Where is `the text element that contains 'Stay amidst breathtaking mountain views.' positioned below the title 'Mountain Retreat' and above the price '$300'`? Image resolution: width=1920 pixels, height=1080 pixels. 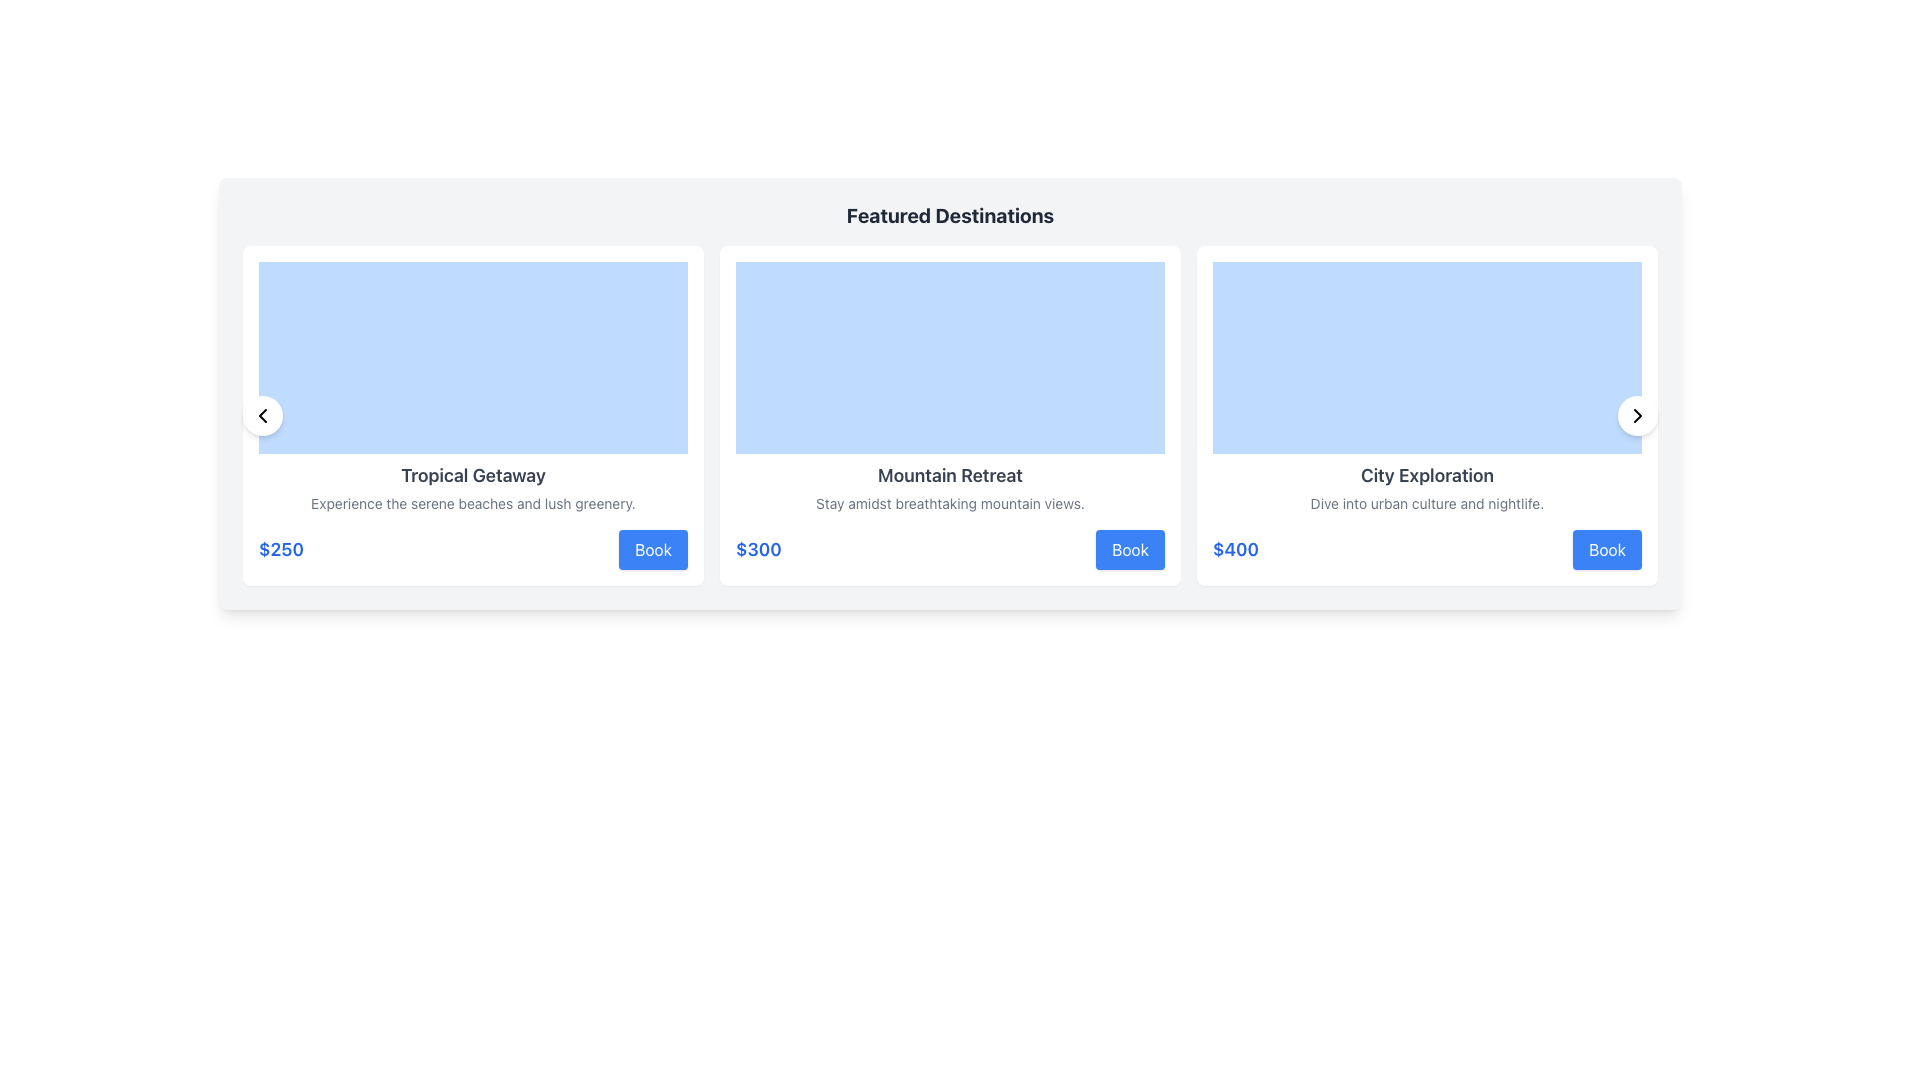
the text element that contains 'Stay amidst breathtaking mountain views.' positioned below the title 'Mountain Retreat' and above the price '$300' is located at coordinates (949, 503).